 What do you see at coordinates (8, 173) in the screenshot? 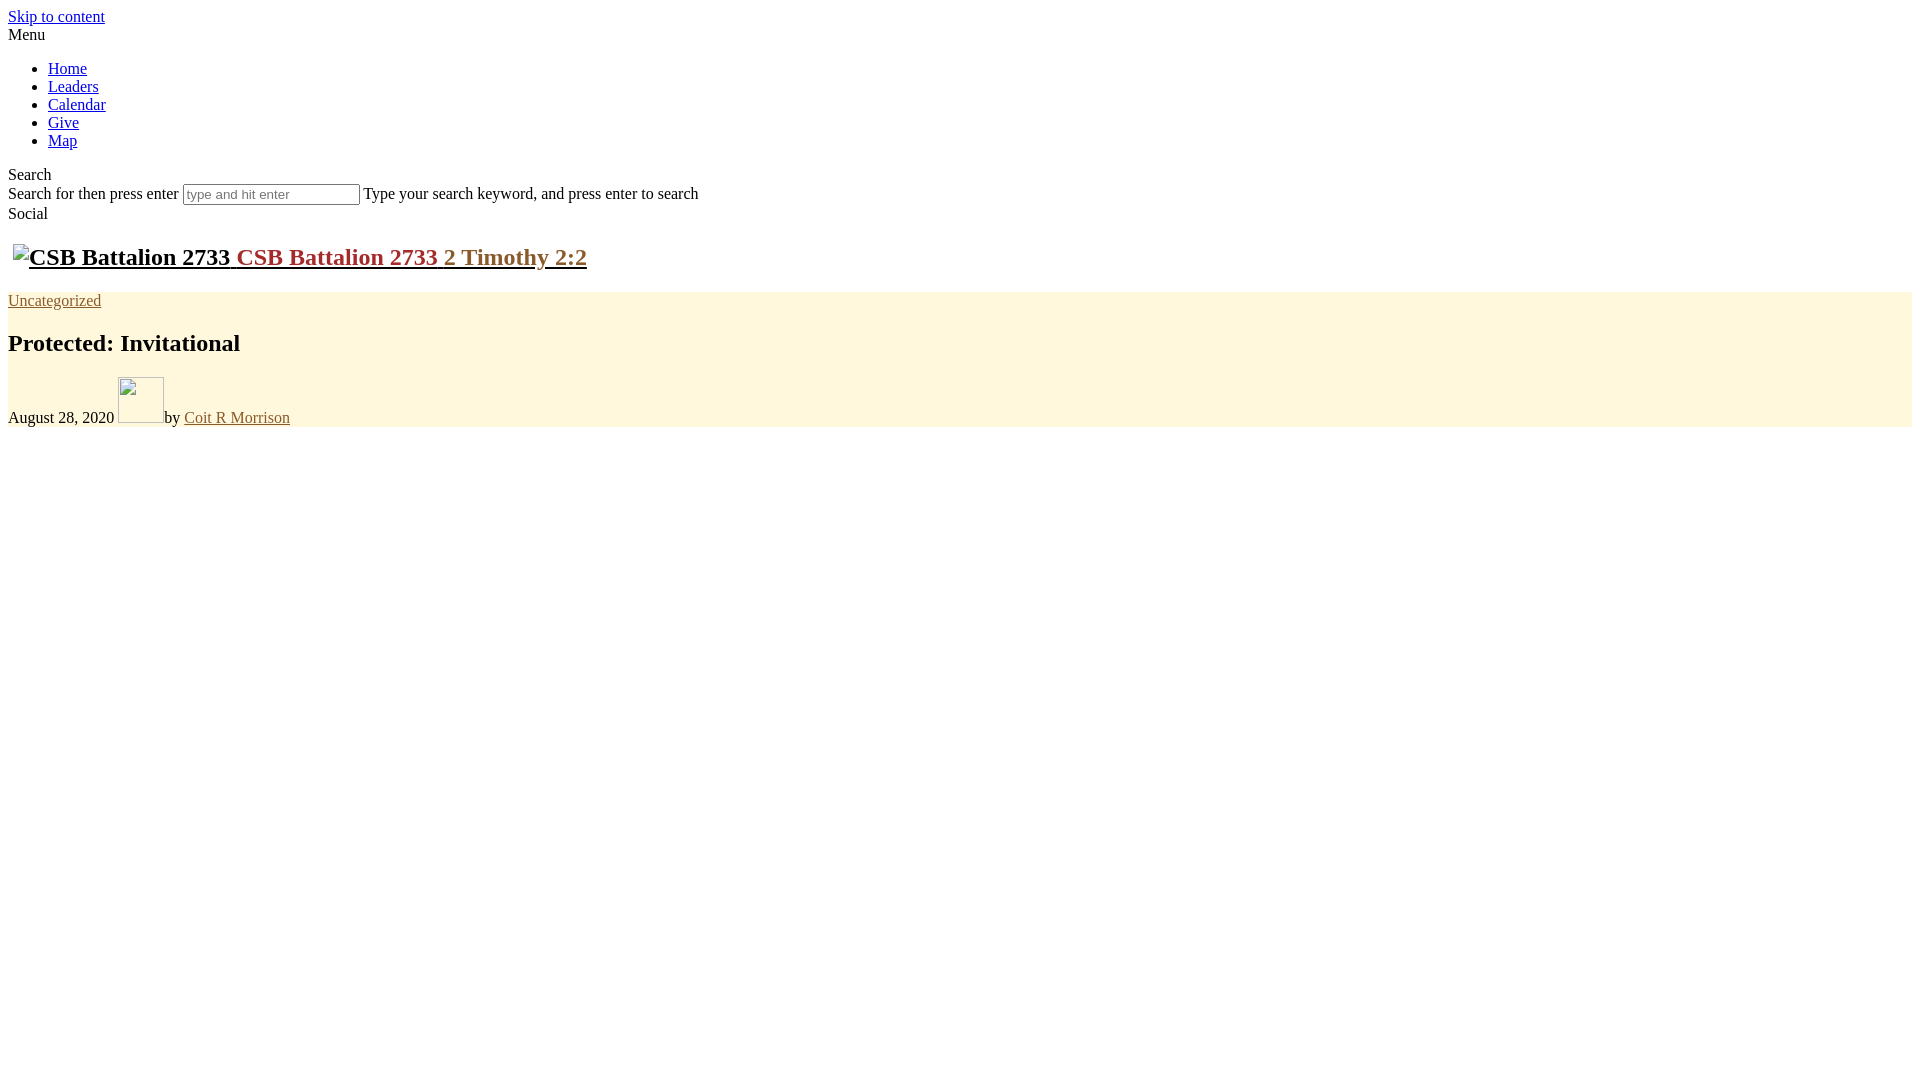
I see `'Search'` at bounding box center [8, 173].